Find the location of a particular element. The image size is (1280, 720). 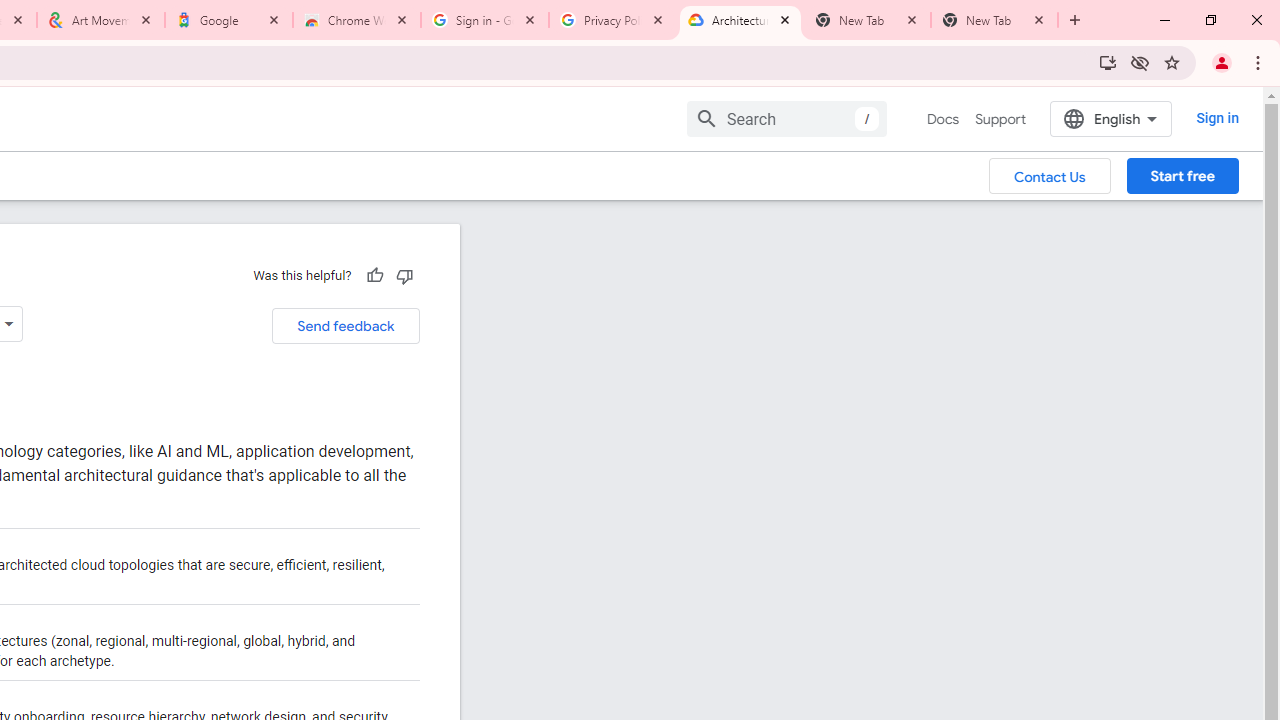

'Not helpful' is located at coordinates (403, 275).